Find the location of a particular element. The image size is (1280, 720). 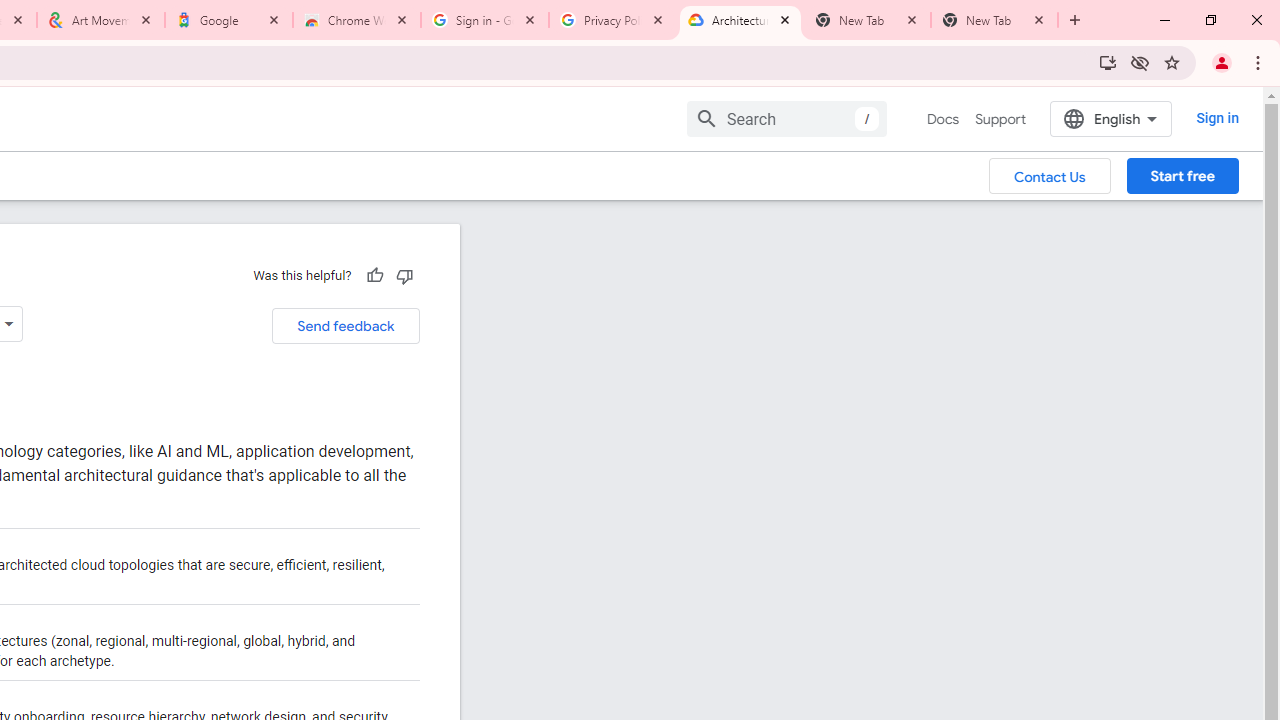

'Not helpful' is located at coordinates (403, 275).